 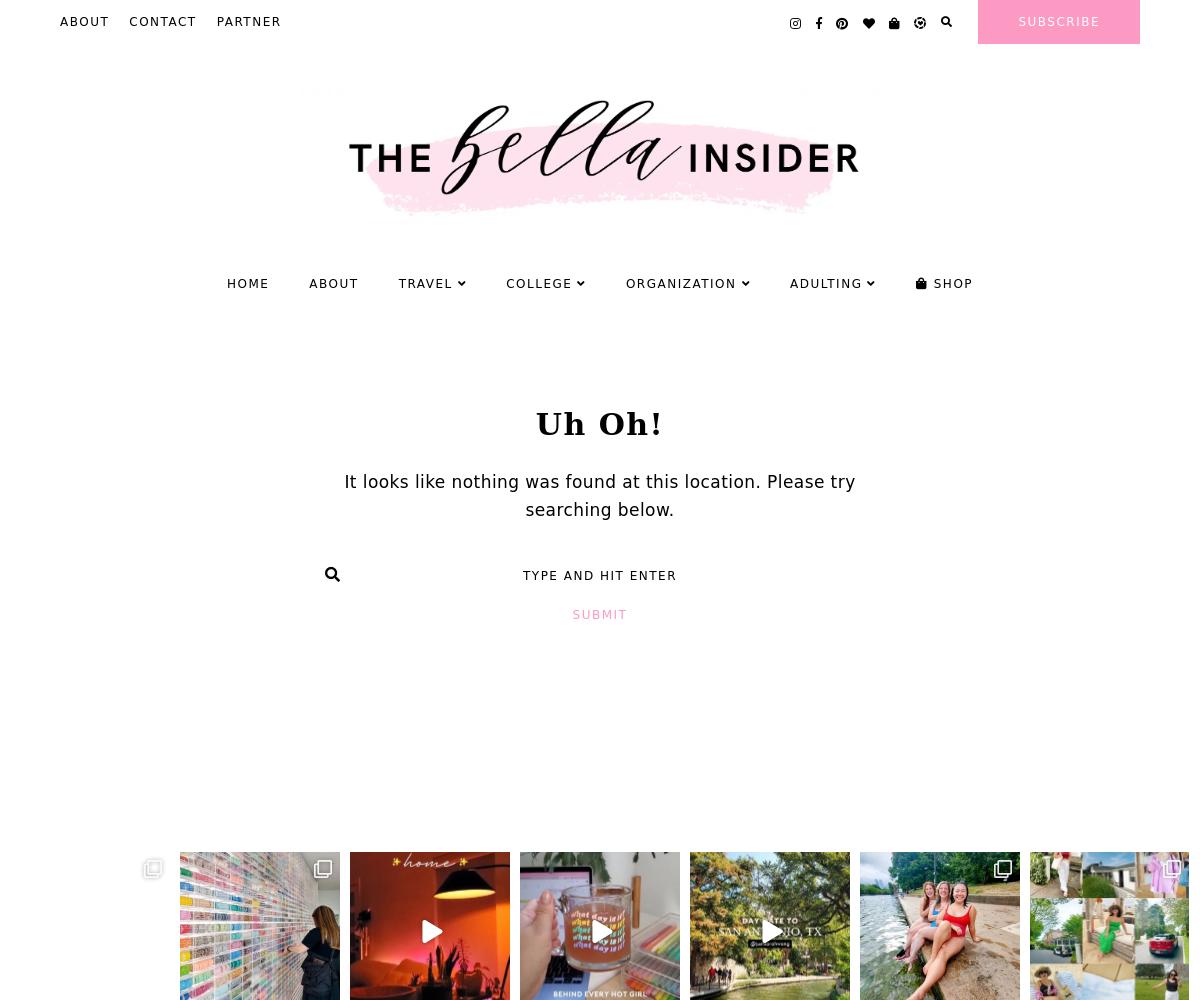 What do you see at coordinates (161, 22) in the screenshot?
I see `'Contact'` at bounding box center [161, 22].